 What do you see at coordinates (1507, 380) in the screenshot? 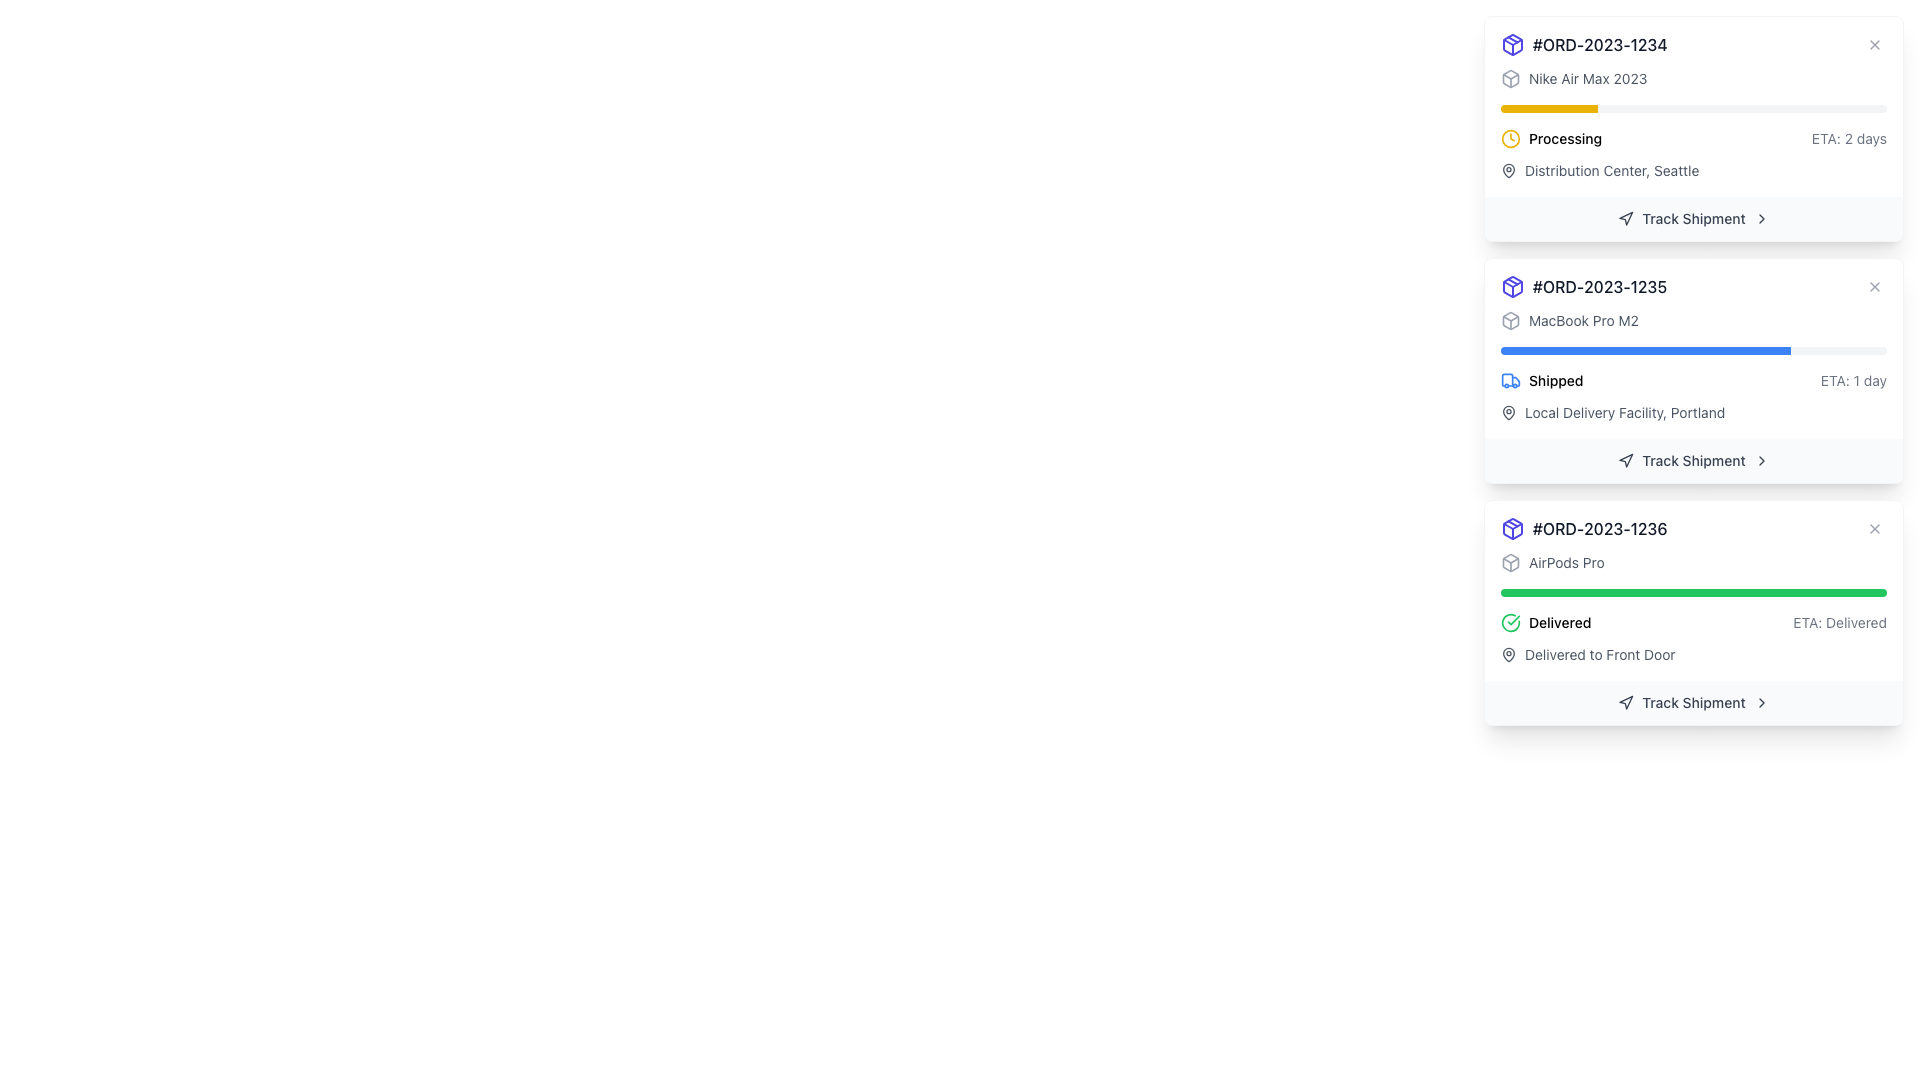
I see `the vertical rectangular segment representing the truck's cargo area, which is part of the truck icon located to the far left of the entry labeled '#ORD-2023-1235'` at bounding box center [1507, 380].